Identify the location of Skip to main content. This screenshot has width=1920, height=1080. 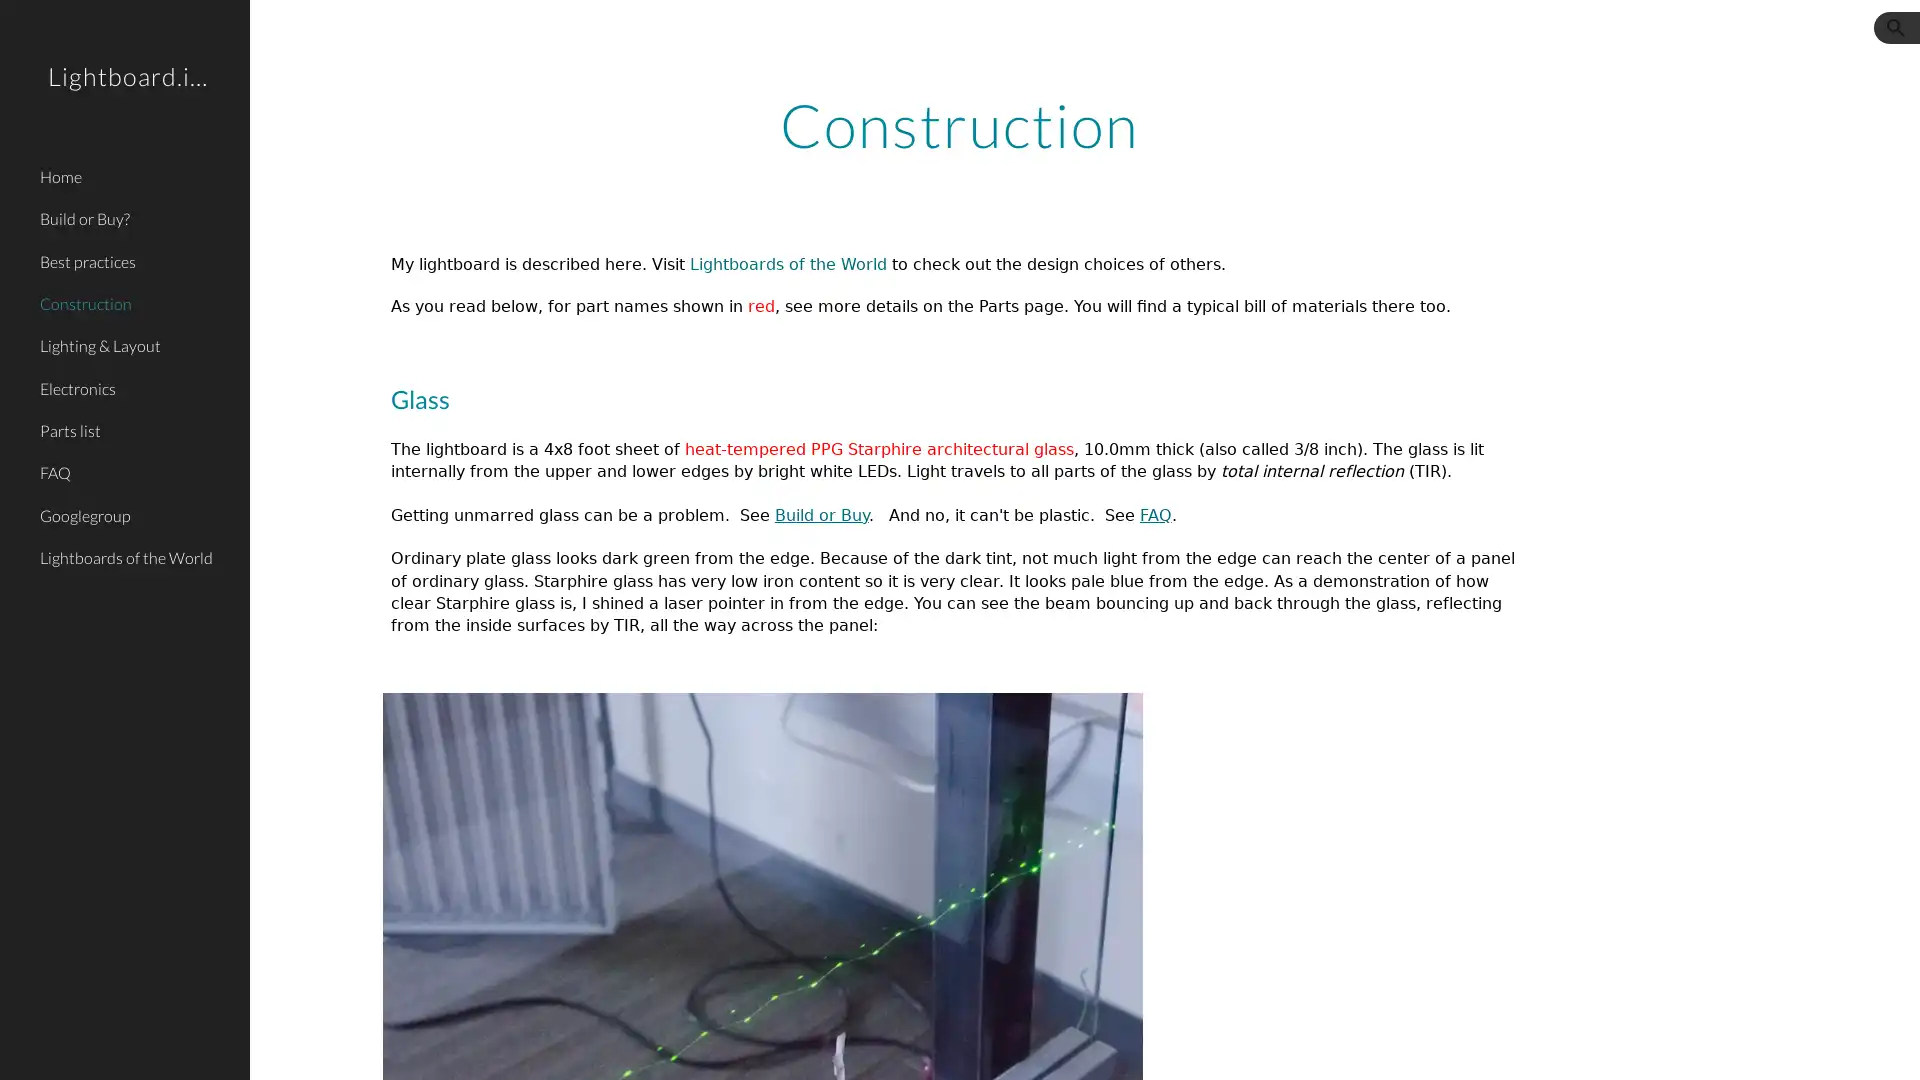
(787, 37).